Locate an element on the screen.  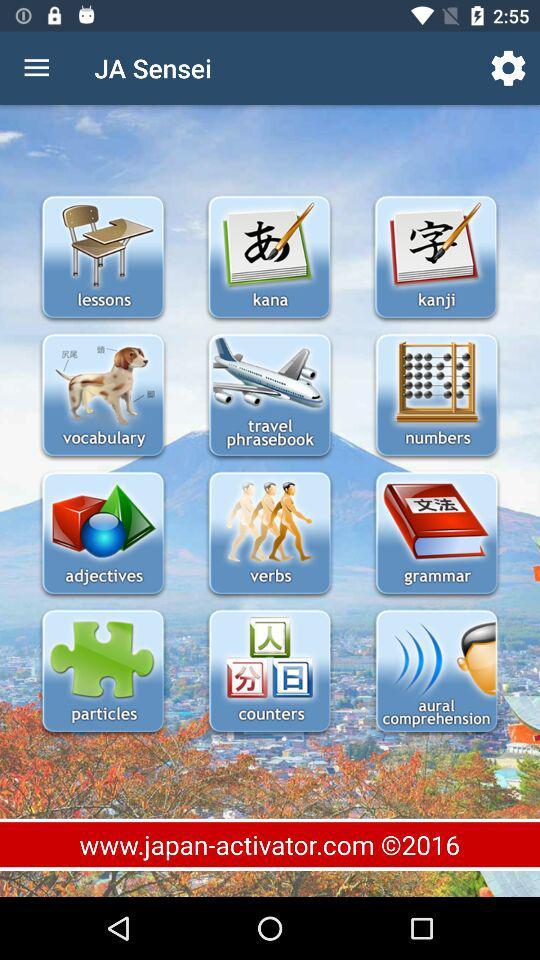
push the picture is located at coordinates (434, 258).